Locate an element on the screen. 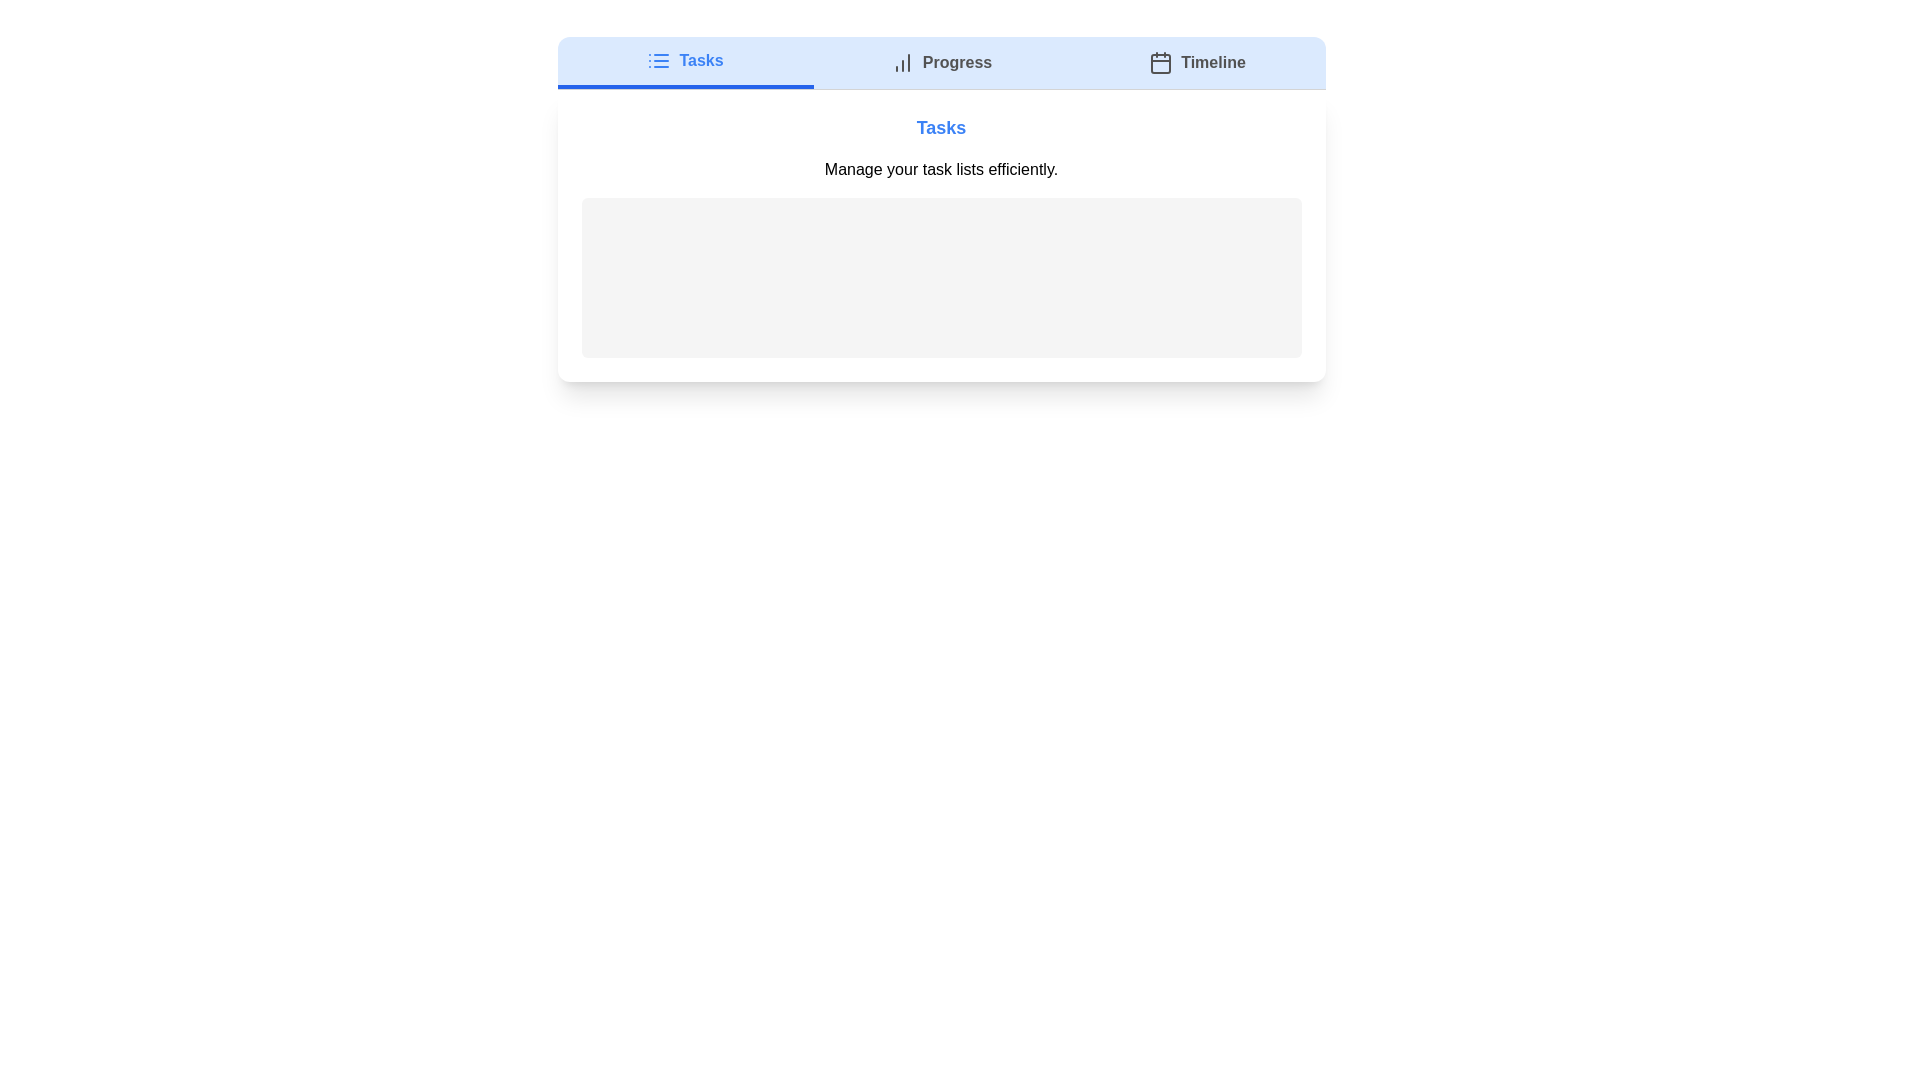 Image resolution: width=1920 pixels, height=1080 pixels. the 'Timeline' icon located in the navigation bar at the far right of the top menu is located at coordinates (1161, 61).